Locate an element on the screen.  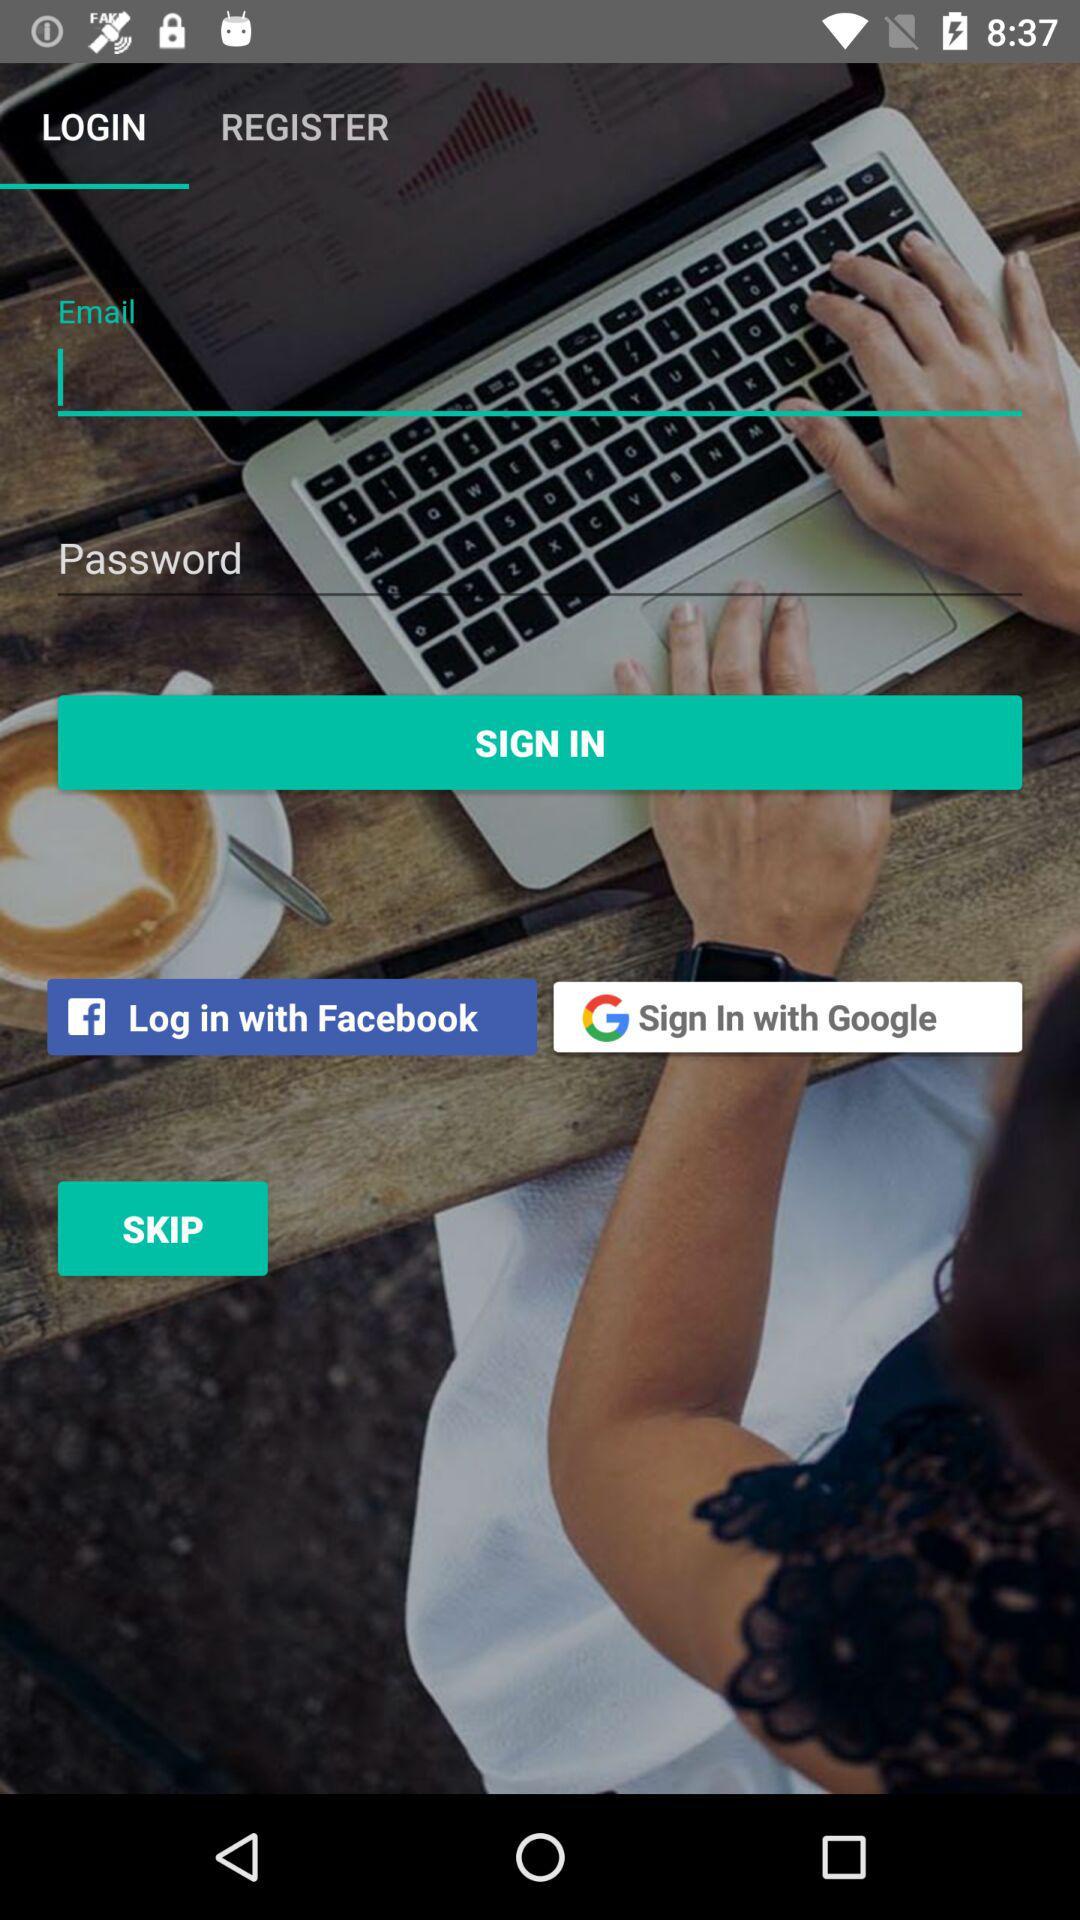
email is located at coordinates (540, 378).